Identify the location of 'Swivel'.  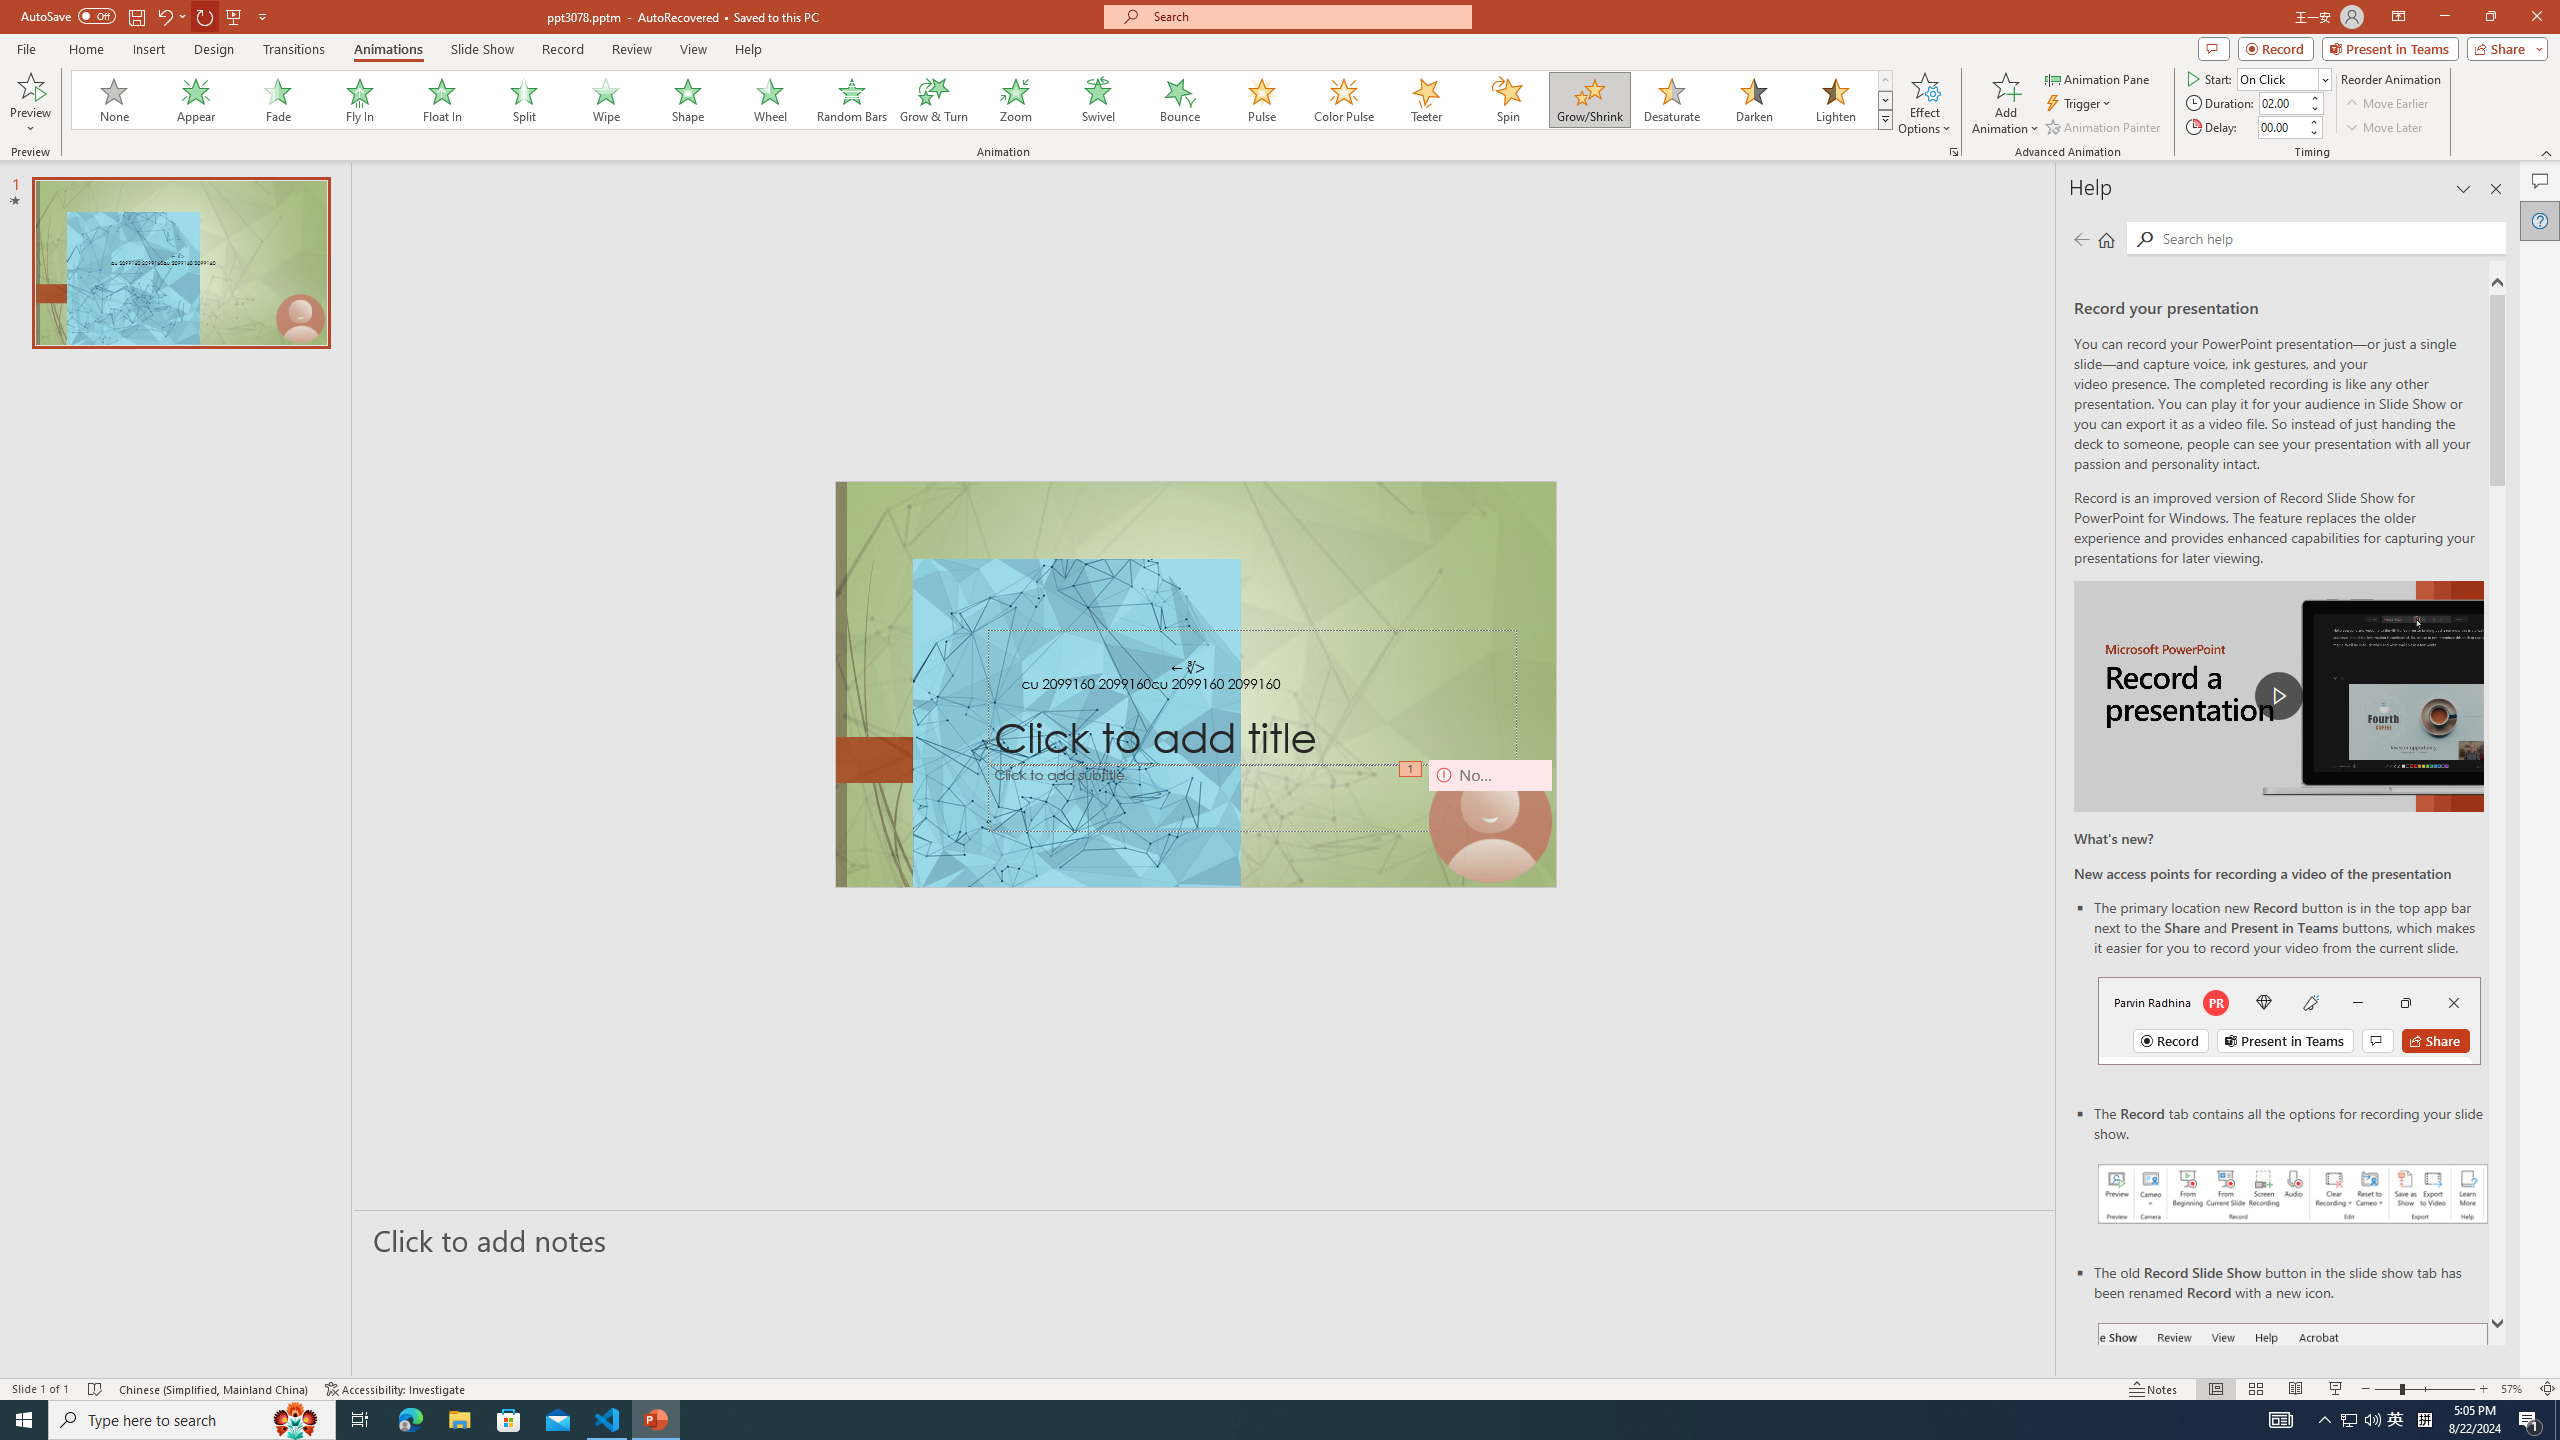
(1097, 99).